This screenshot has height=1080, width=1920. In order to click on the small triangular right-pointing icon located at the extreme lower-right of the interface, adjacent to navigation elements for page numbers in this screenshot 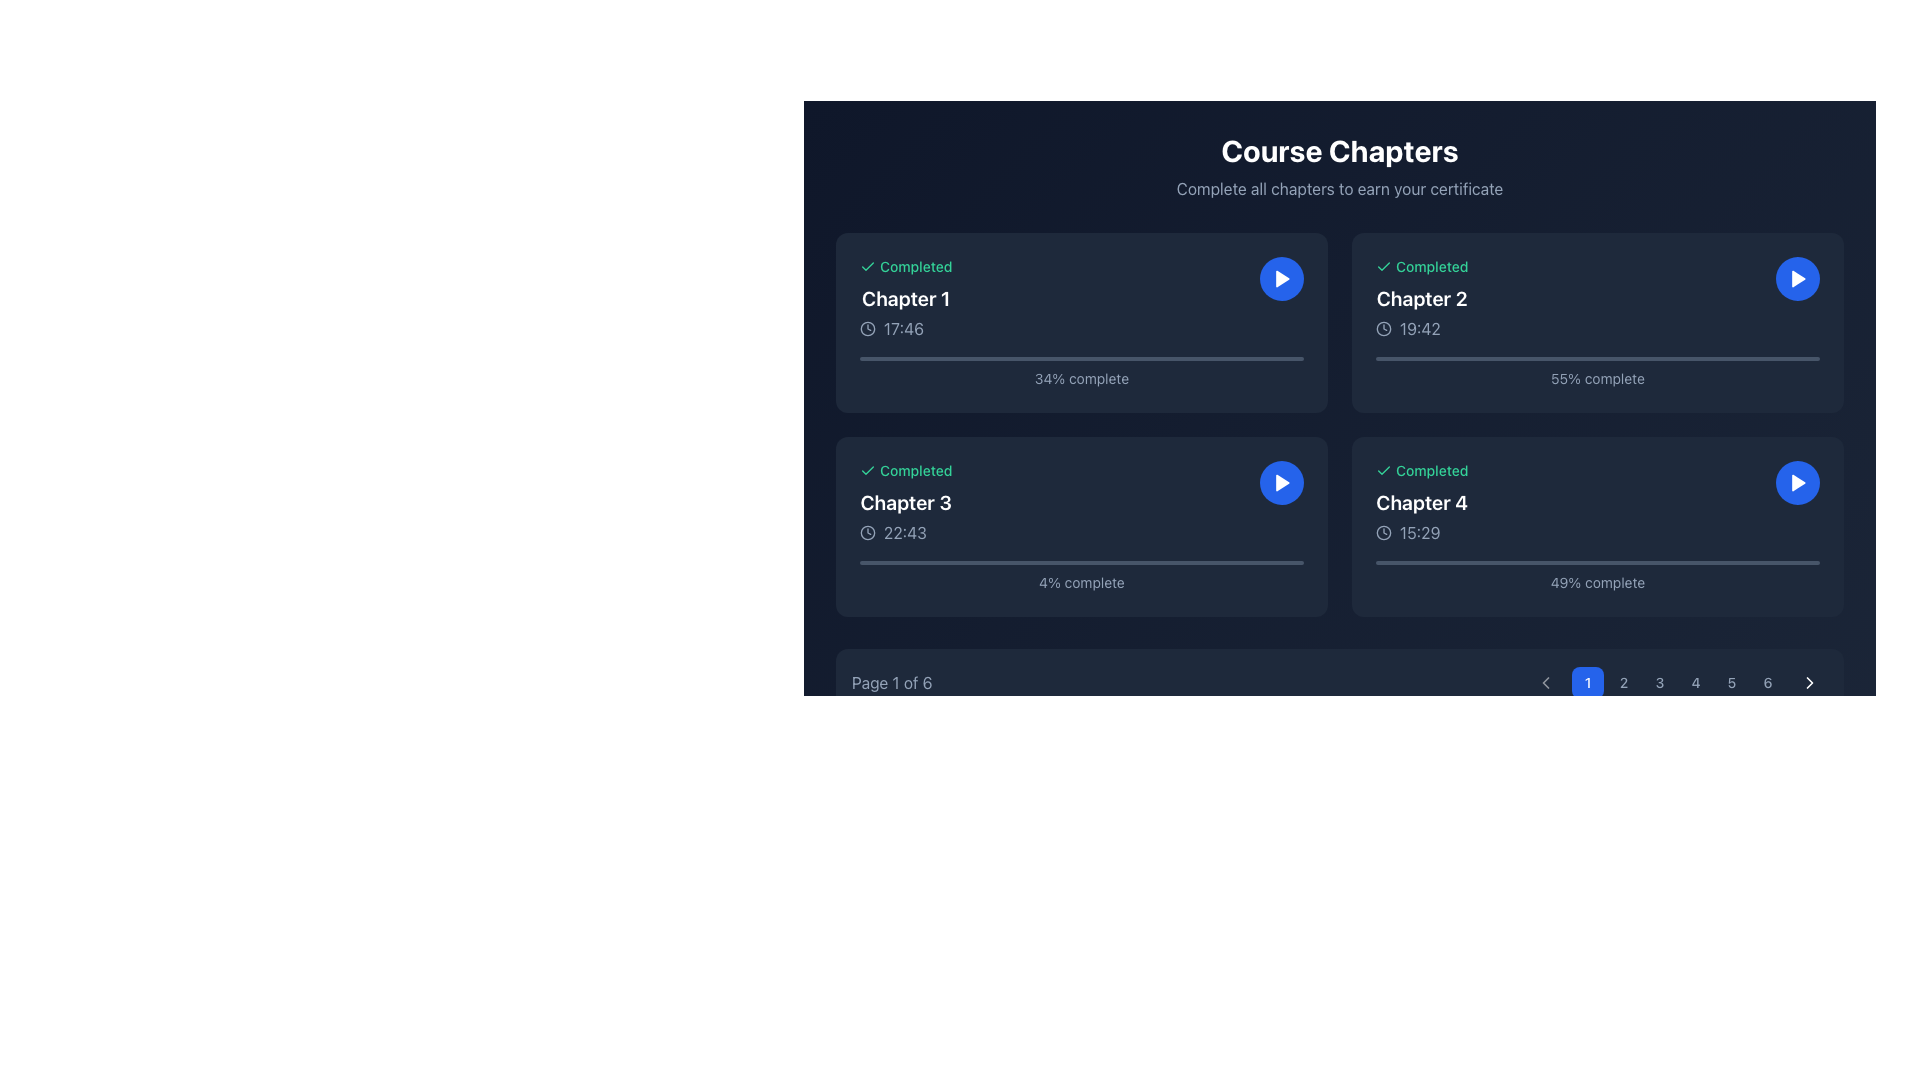, I will do `click(1809, 681)`.